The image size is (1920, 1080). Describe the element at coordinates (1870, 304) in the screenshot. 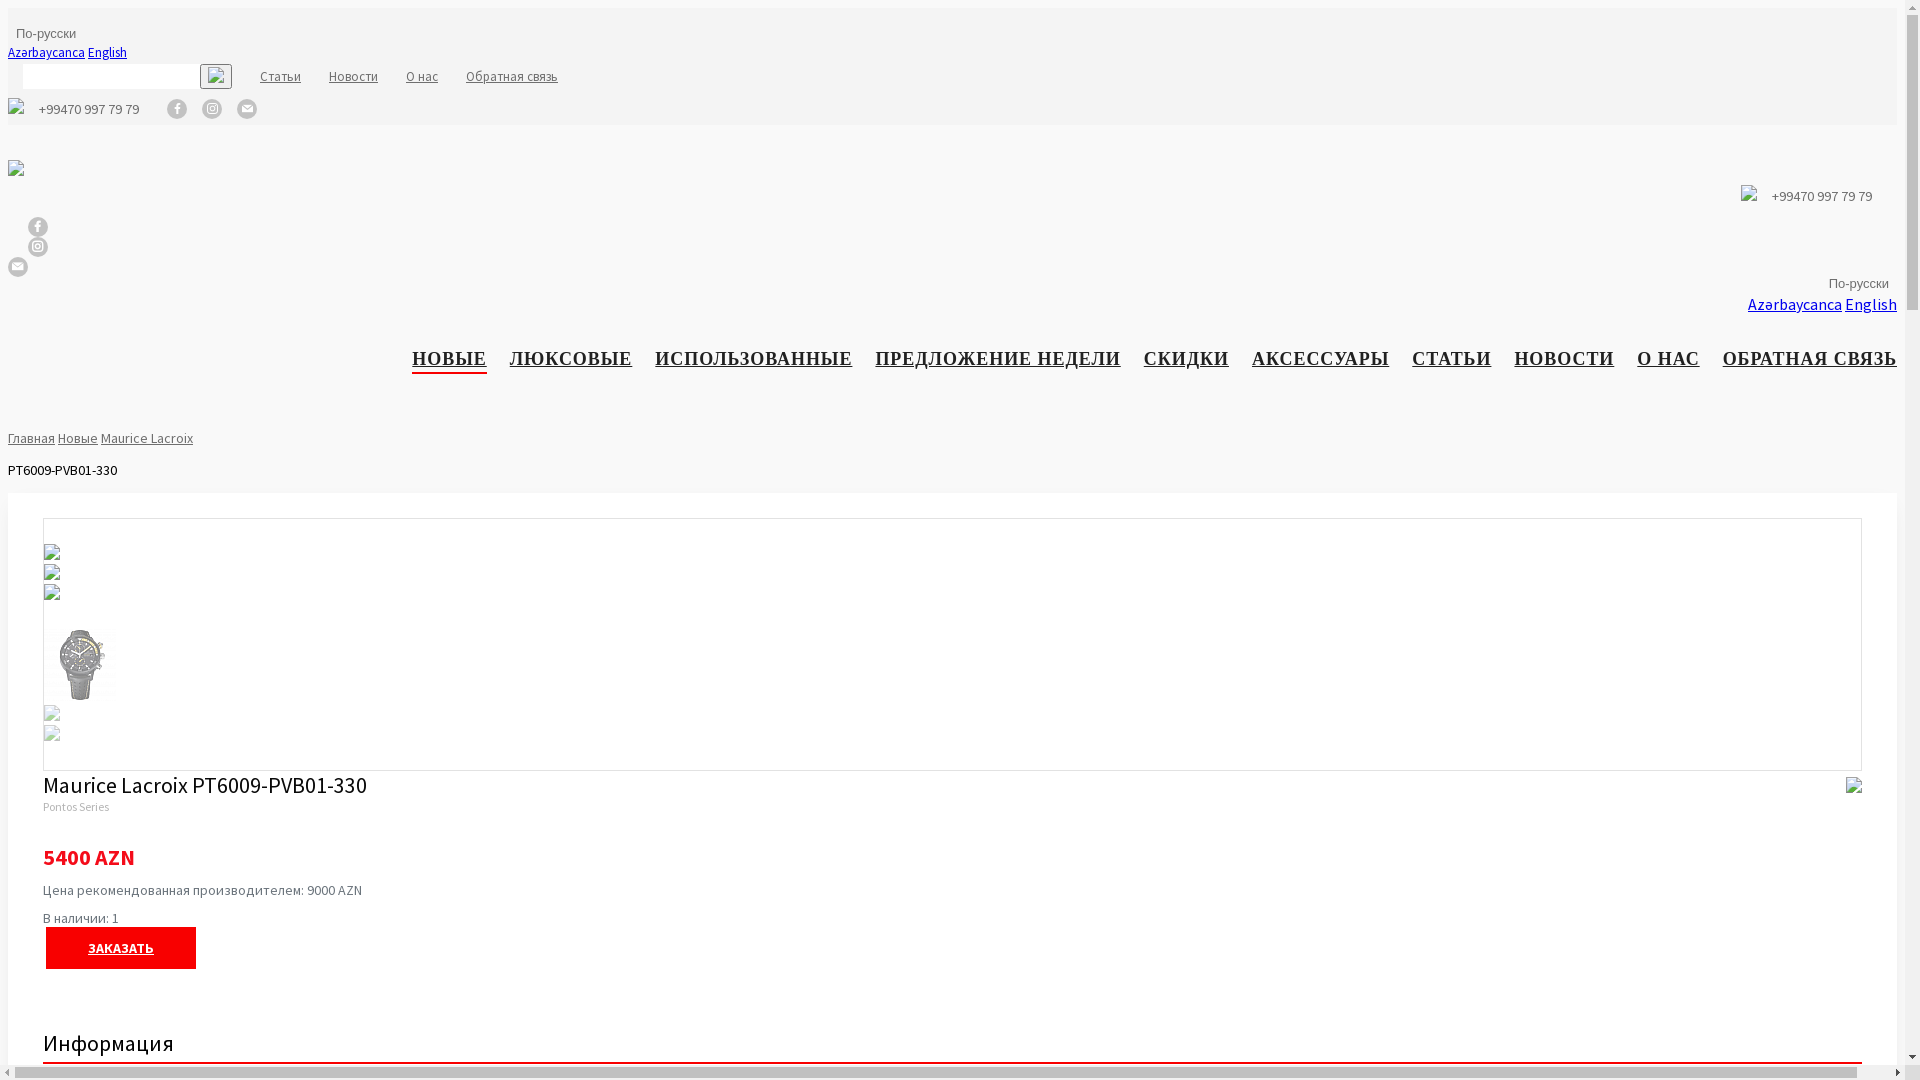

I see `'English'` at that location.